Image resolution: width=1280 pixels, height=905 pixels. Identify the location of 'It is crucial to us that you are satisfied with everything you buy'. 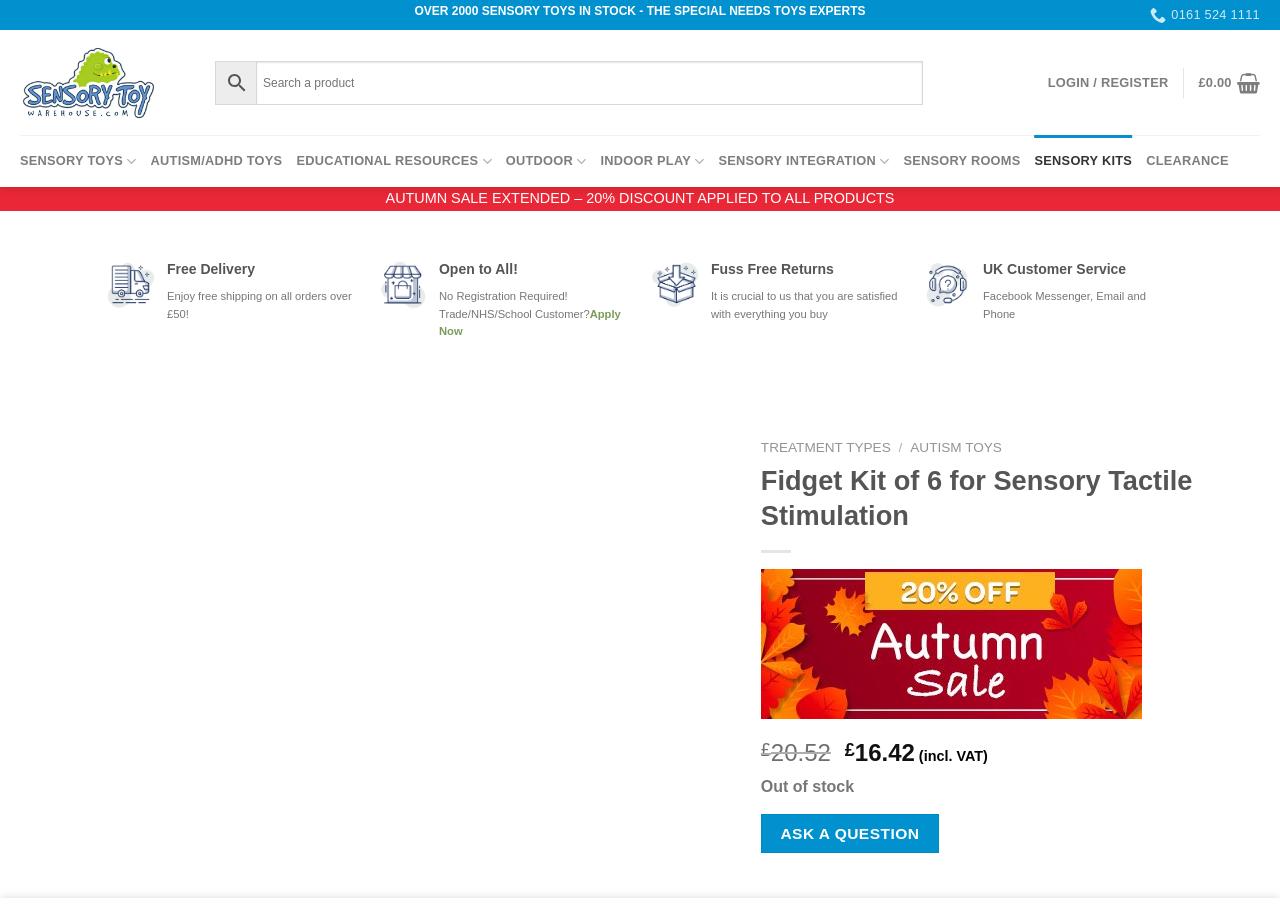
(803, 302).